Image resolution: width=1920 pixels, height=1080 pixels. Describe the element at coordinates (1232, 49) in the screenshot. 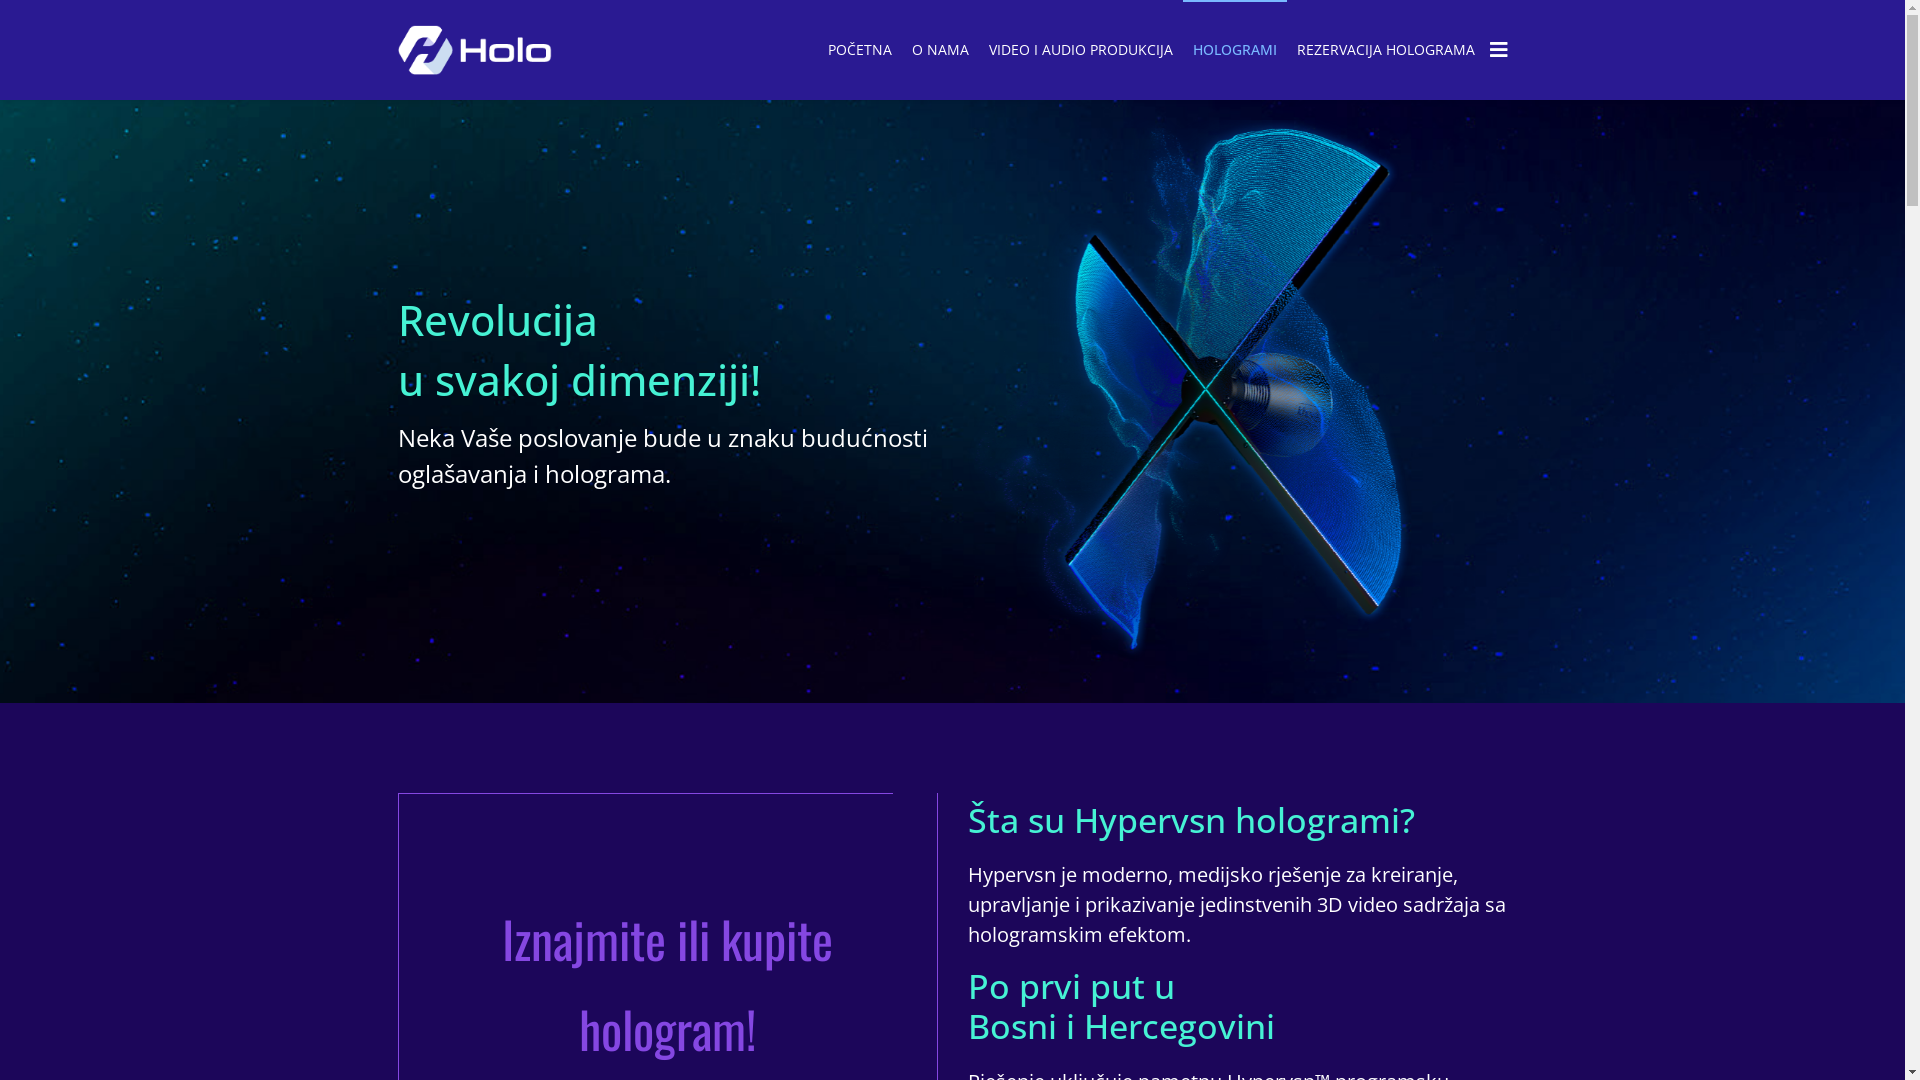

I see `'HOLOGRAMI'` at that location.